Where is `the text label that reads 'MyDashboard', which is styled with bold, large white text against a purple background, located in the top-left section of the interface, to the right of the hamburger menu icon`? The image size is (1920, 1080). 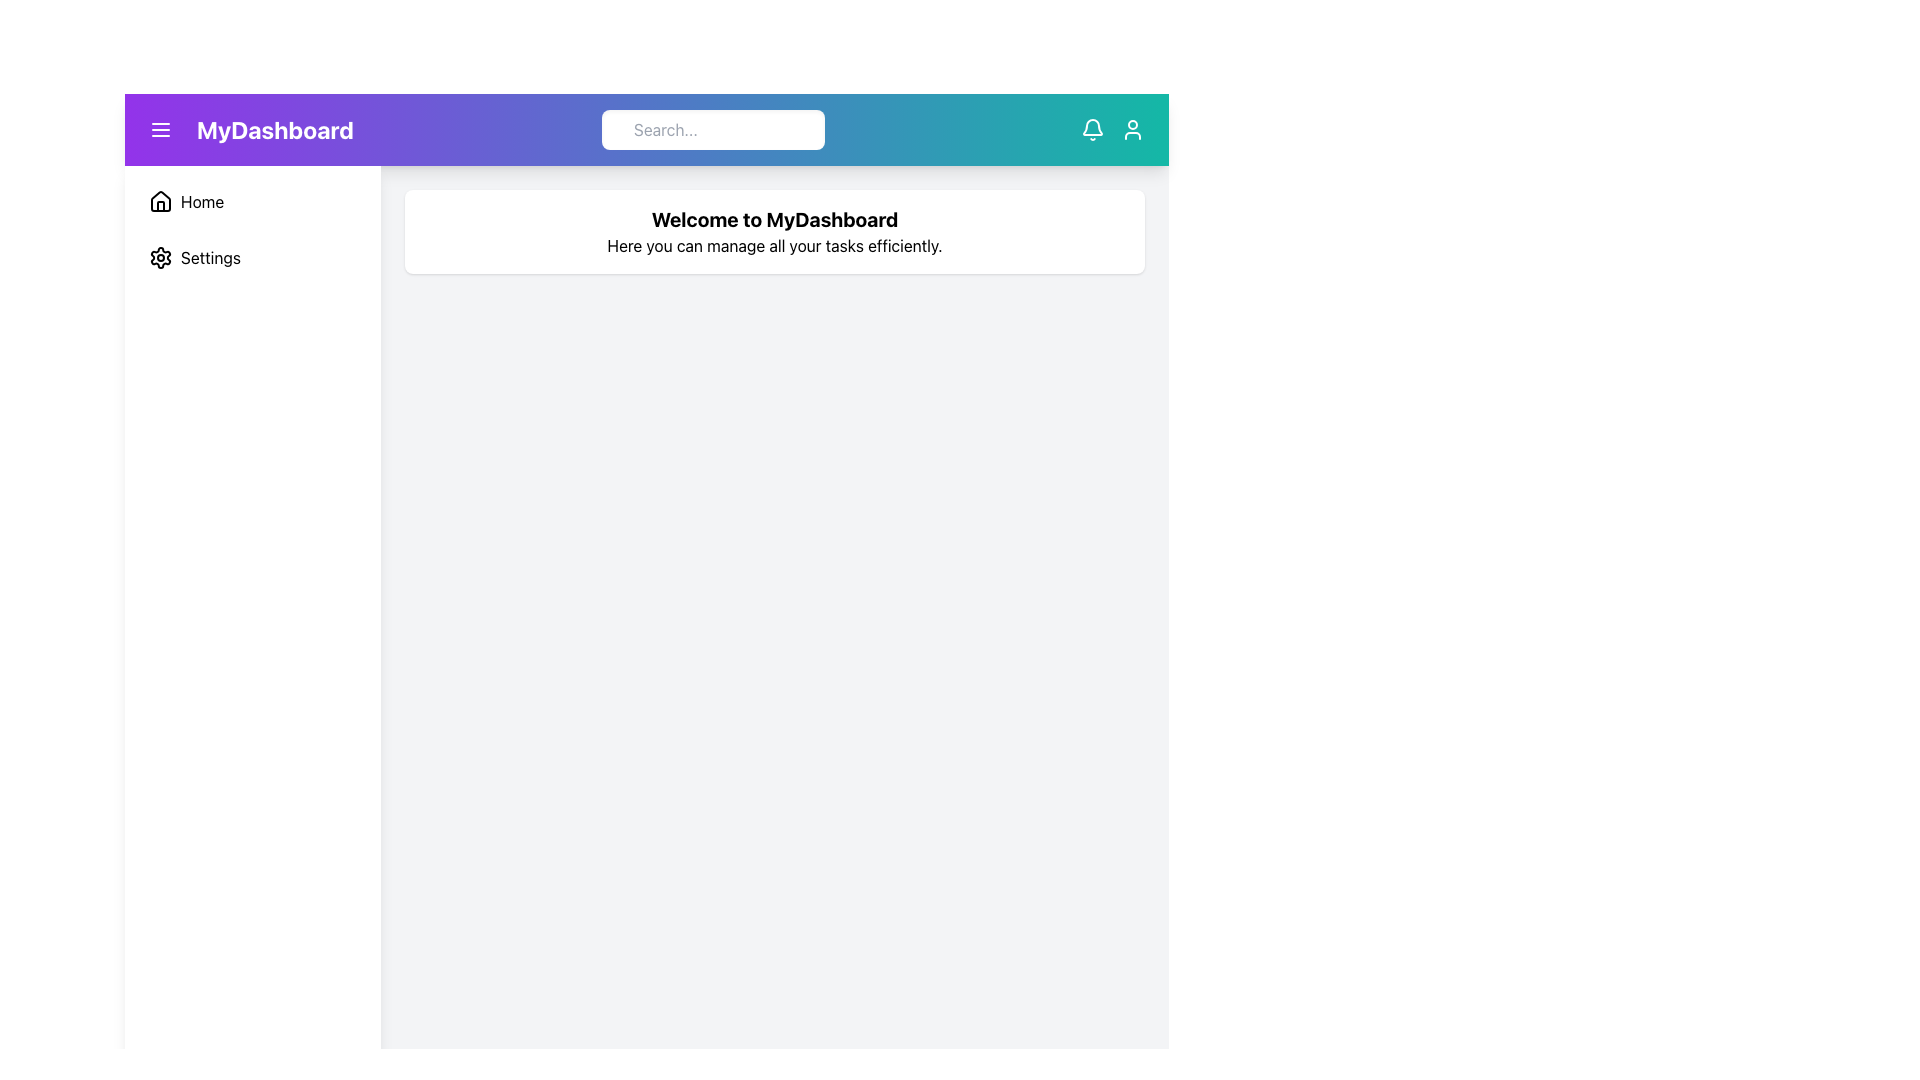 the text label that reads 'MyDashboard', which is styled with bold, large white text against a purple background, located in the top-left section of the interface, to the right of the hamburger menu icon is located at coordinates (274, 130).